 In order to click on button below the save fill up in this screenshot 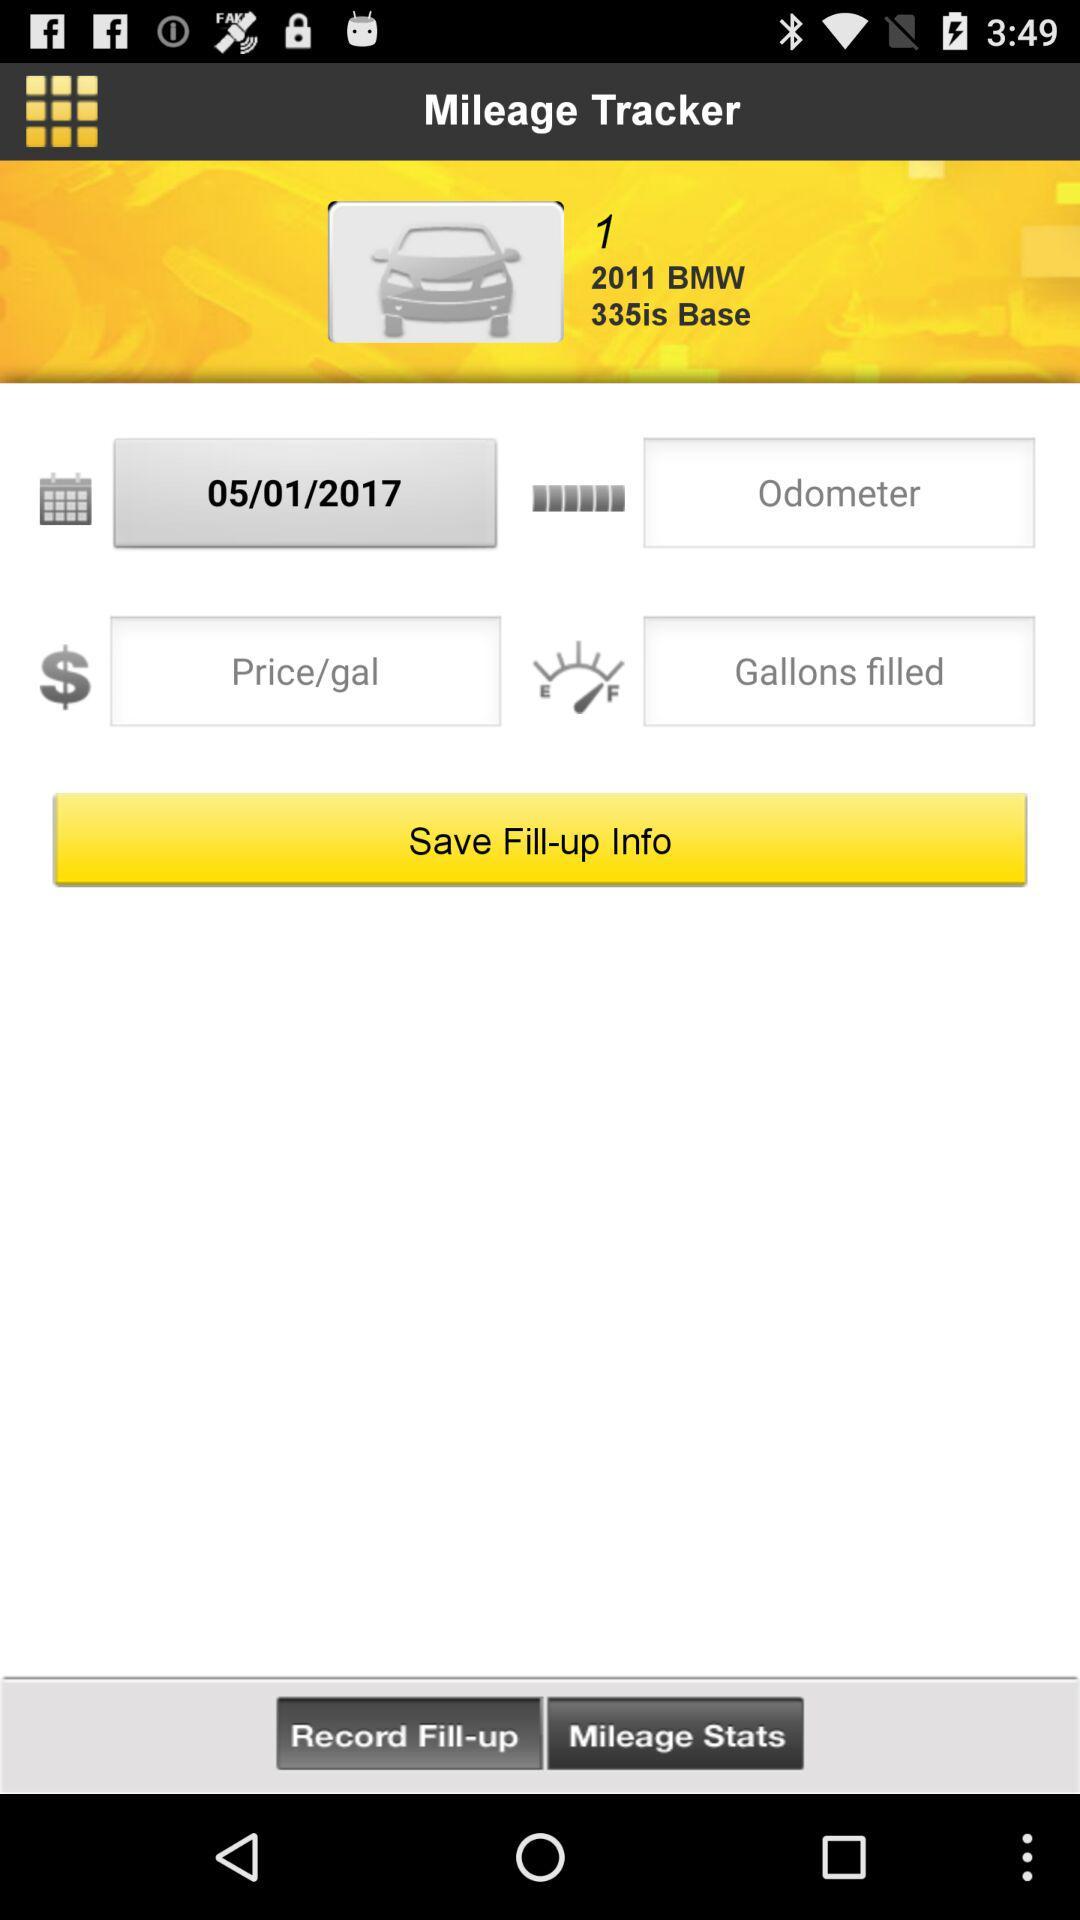, I will do `click(675, 1733)`.